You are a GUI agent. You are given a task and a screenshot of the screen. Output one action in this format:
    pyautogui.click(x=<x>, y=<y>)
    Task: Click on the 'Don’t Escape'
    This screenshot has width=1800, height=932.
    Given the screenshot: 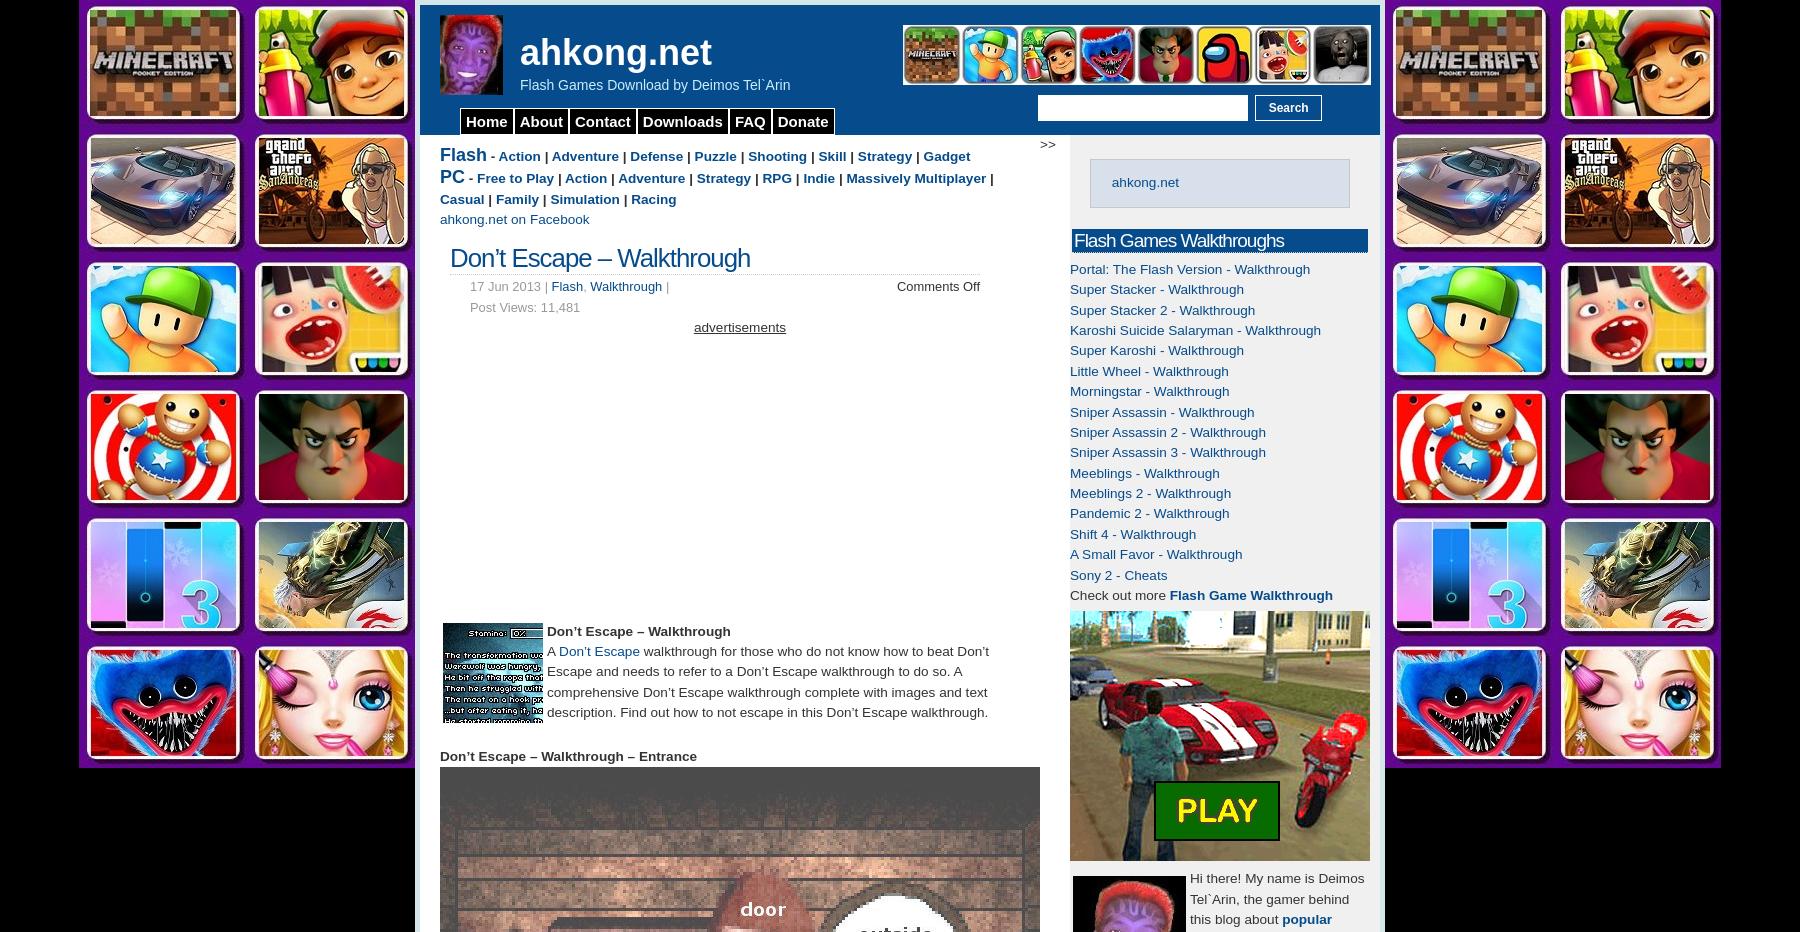 What is the action you would take?
    pyautogui.click(x=599, y=650)
    